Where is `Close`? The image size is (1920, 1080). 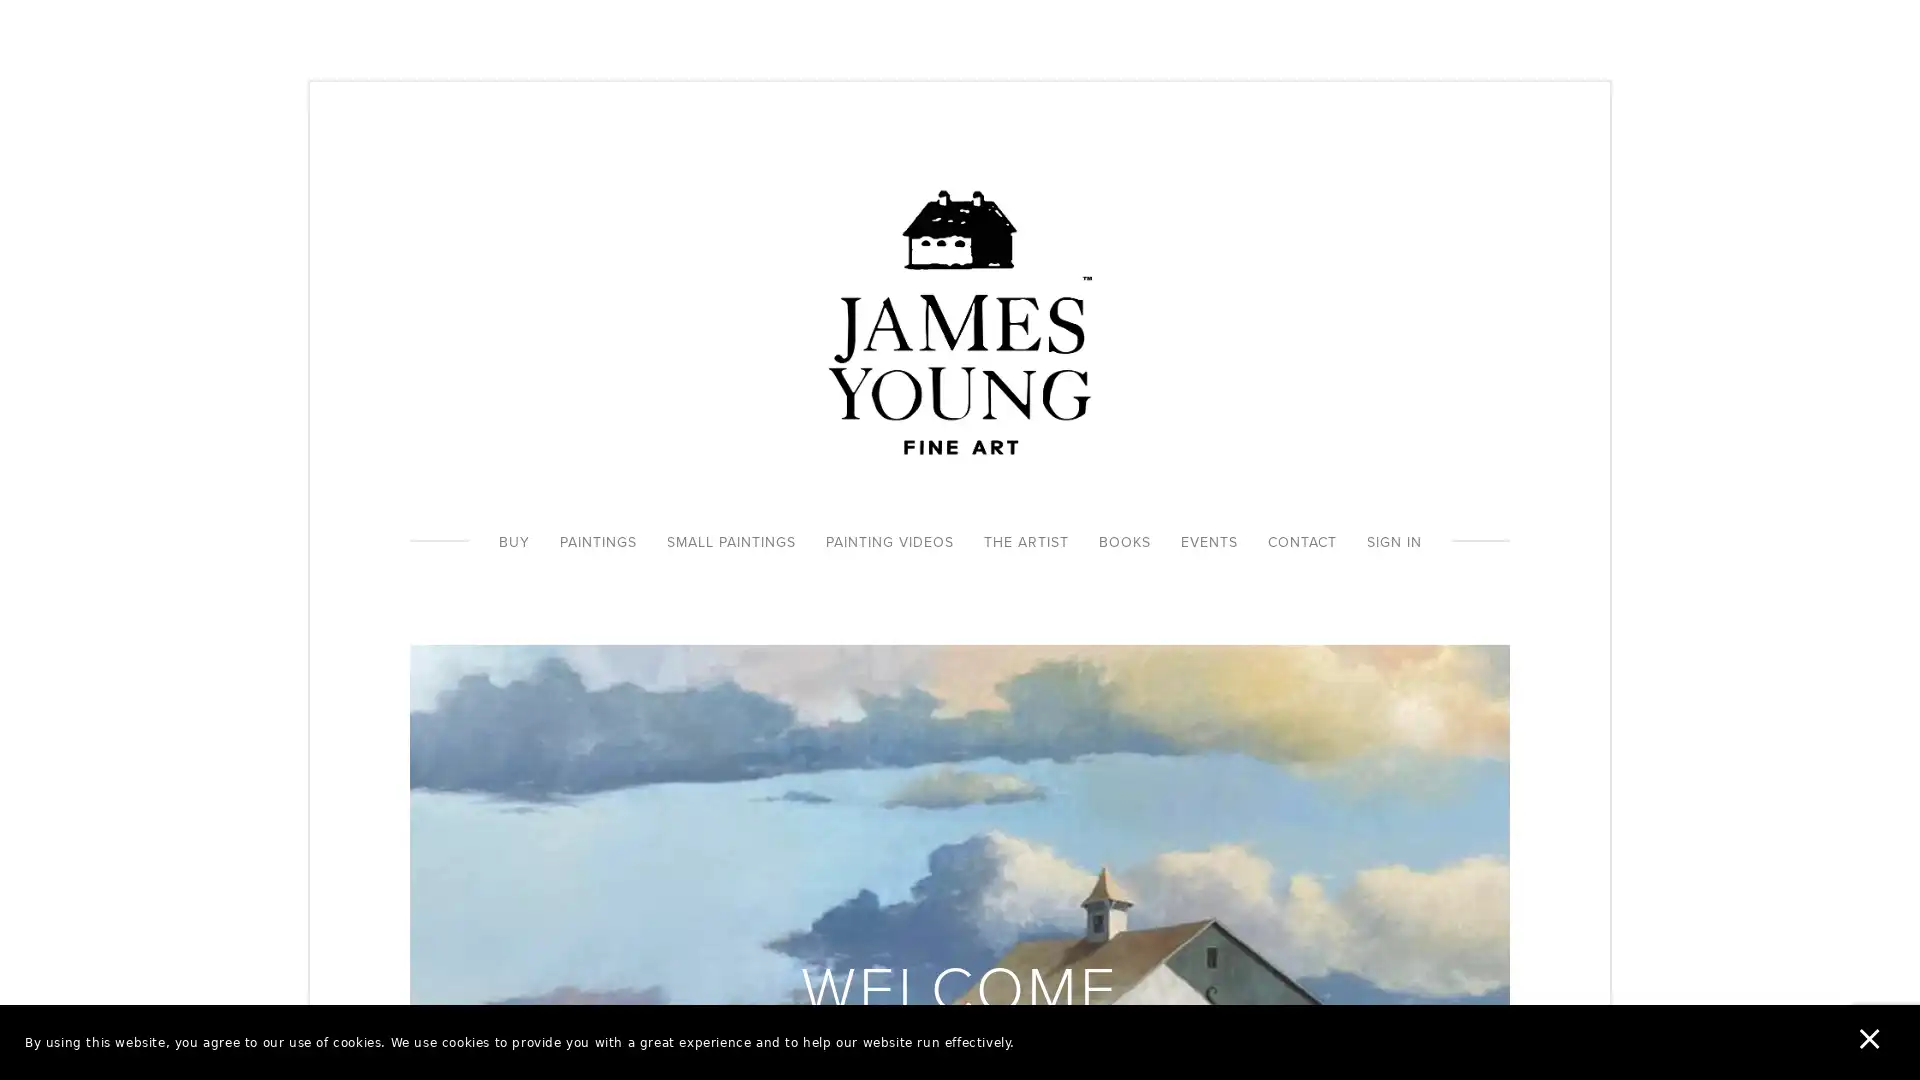 Close is located at coordinates (1251, 353).